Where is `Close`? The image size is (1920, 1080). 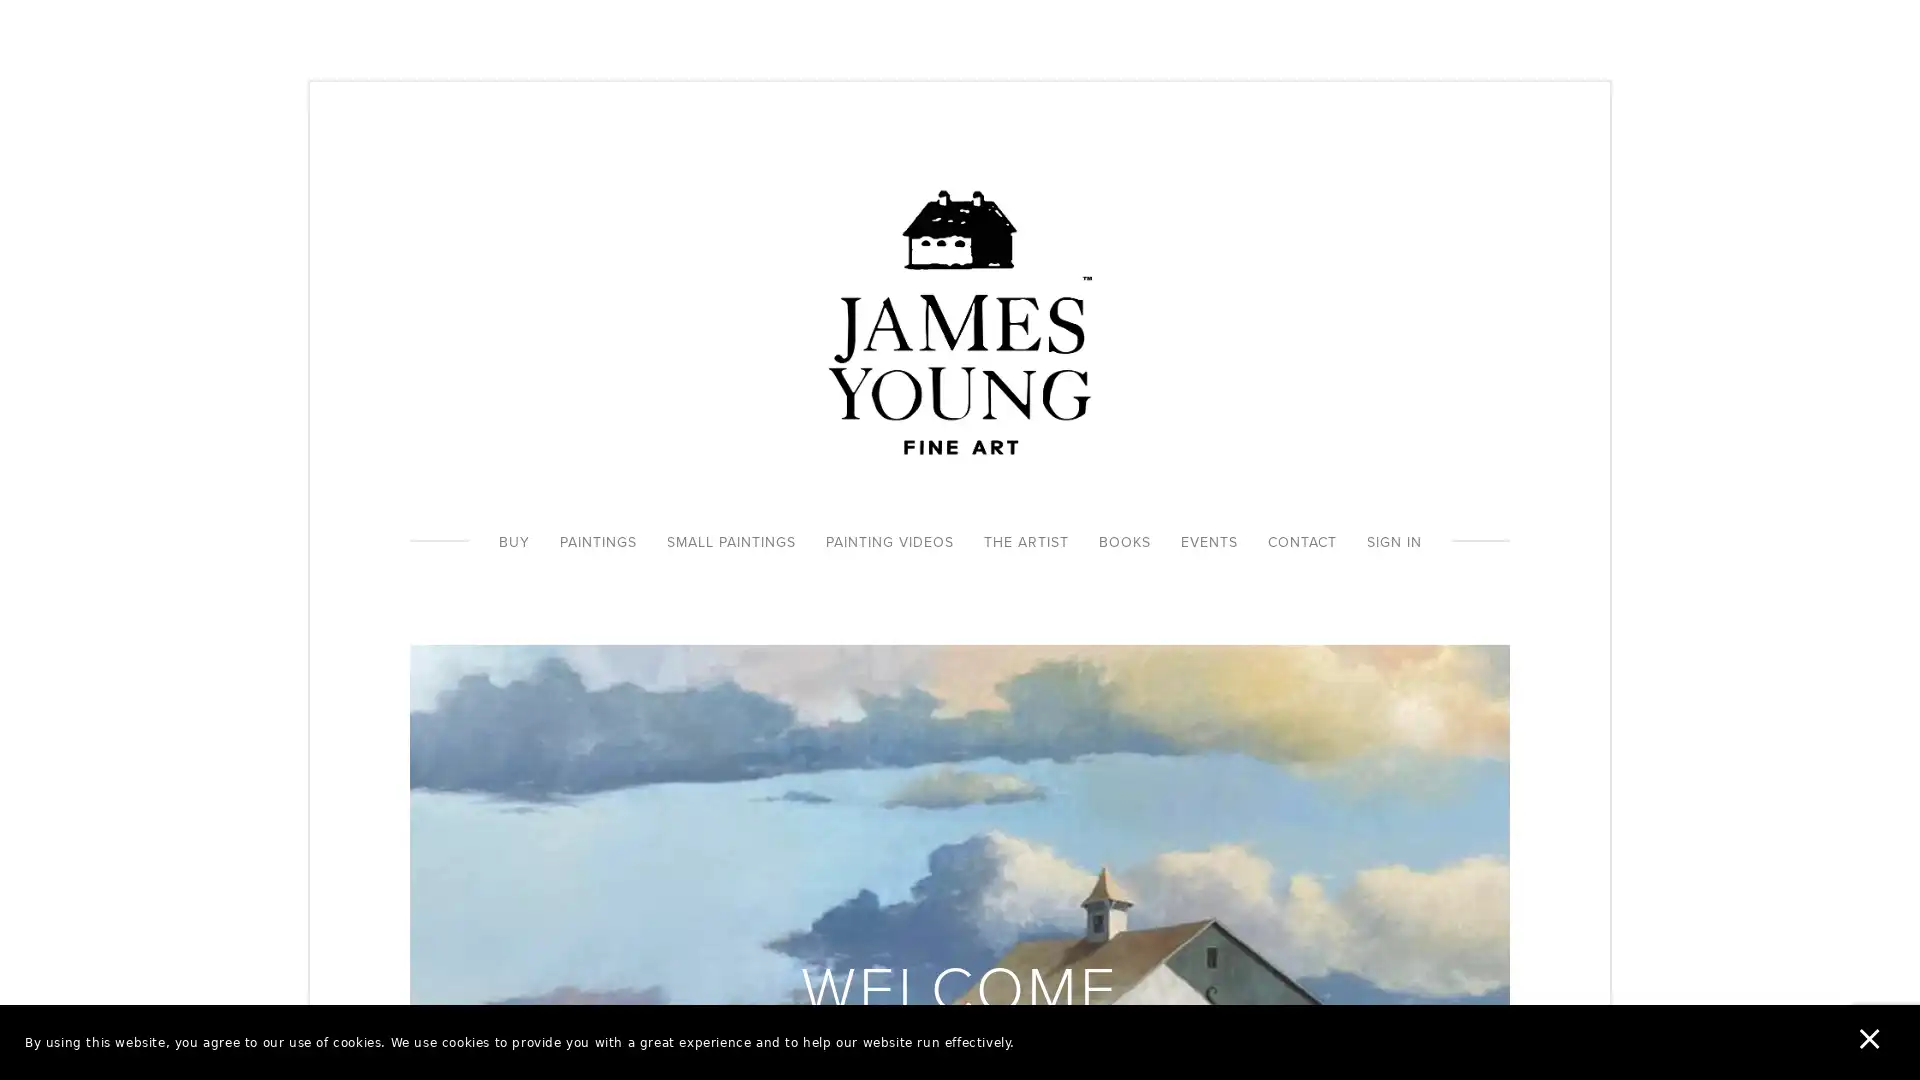 Close is located at coordinates (1251, 353).